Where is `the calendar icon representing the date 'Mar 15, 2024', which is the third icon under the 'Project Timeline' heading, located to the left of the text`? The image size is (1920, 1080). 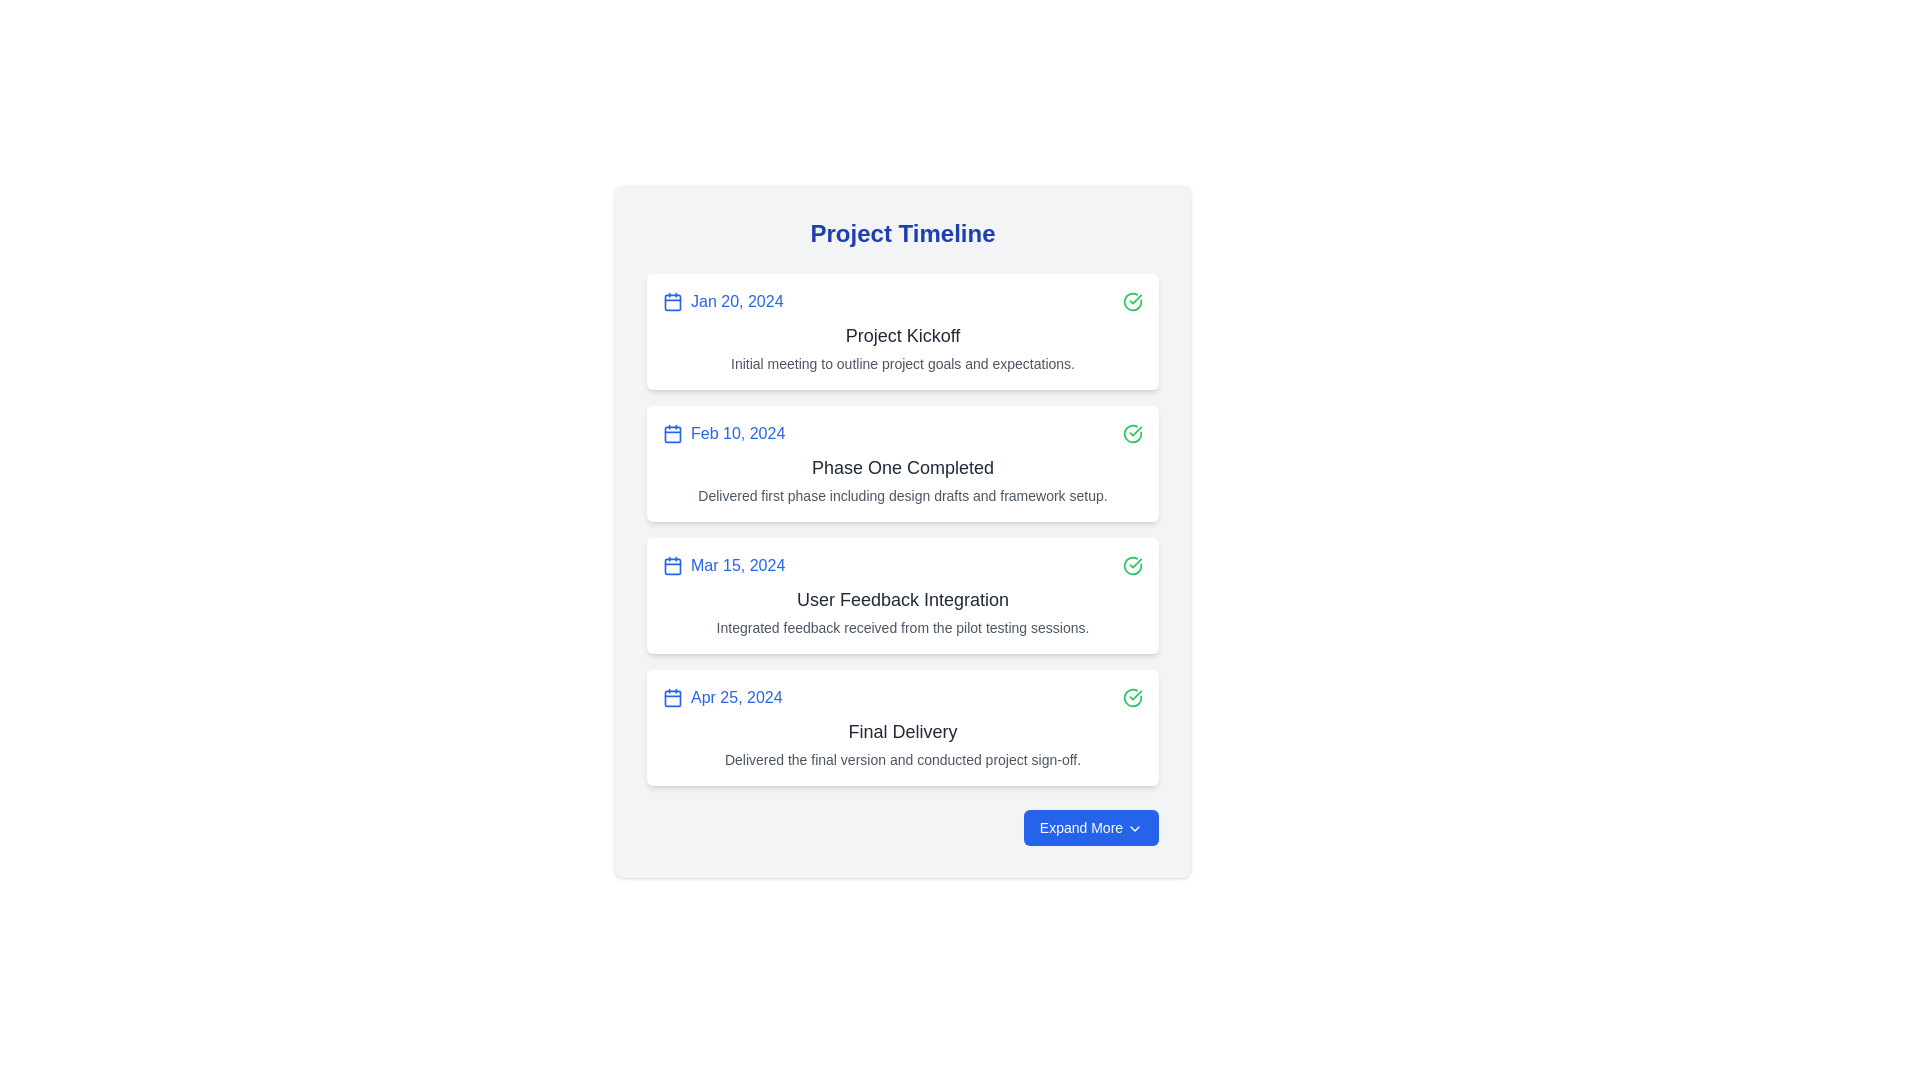 the calendar icon representing the date 'Mar 15, 2024', which is the third icon under the 'Project Timeline' heading, located to the left of the text is located at coordinates (672, 566).